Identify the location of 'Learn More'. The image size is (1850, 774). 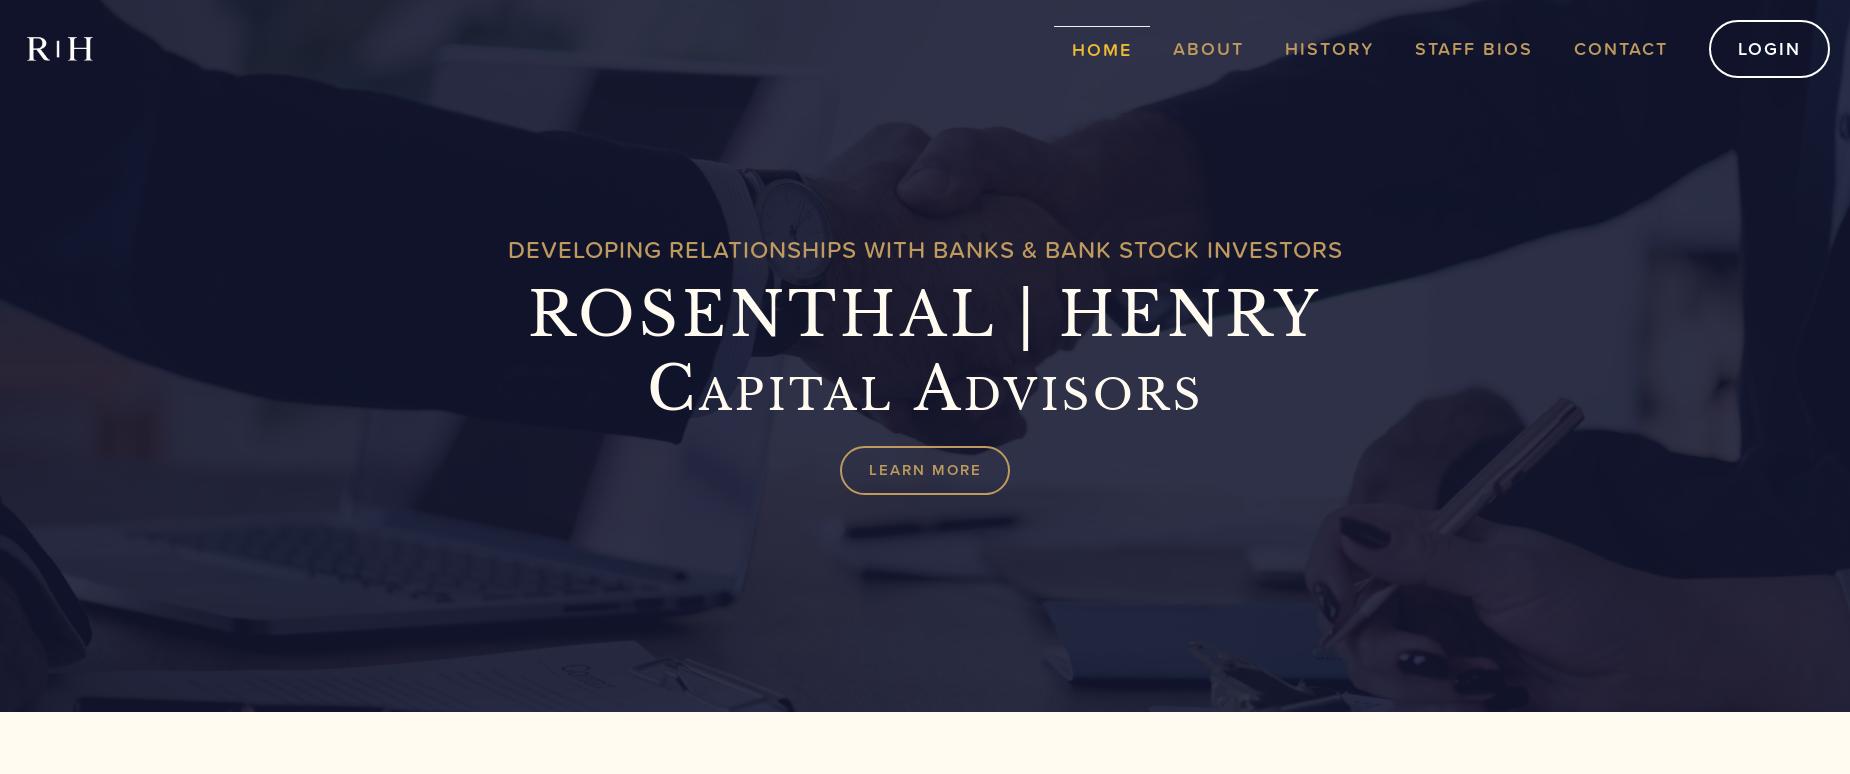
(924, 469).